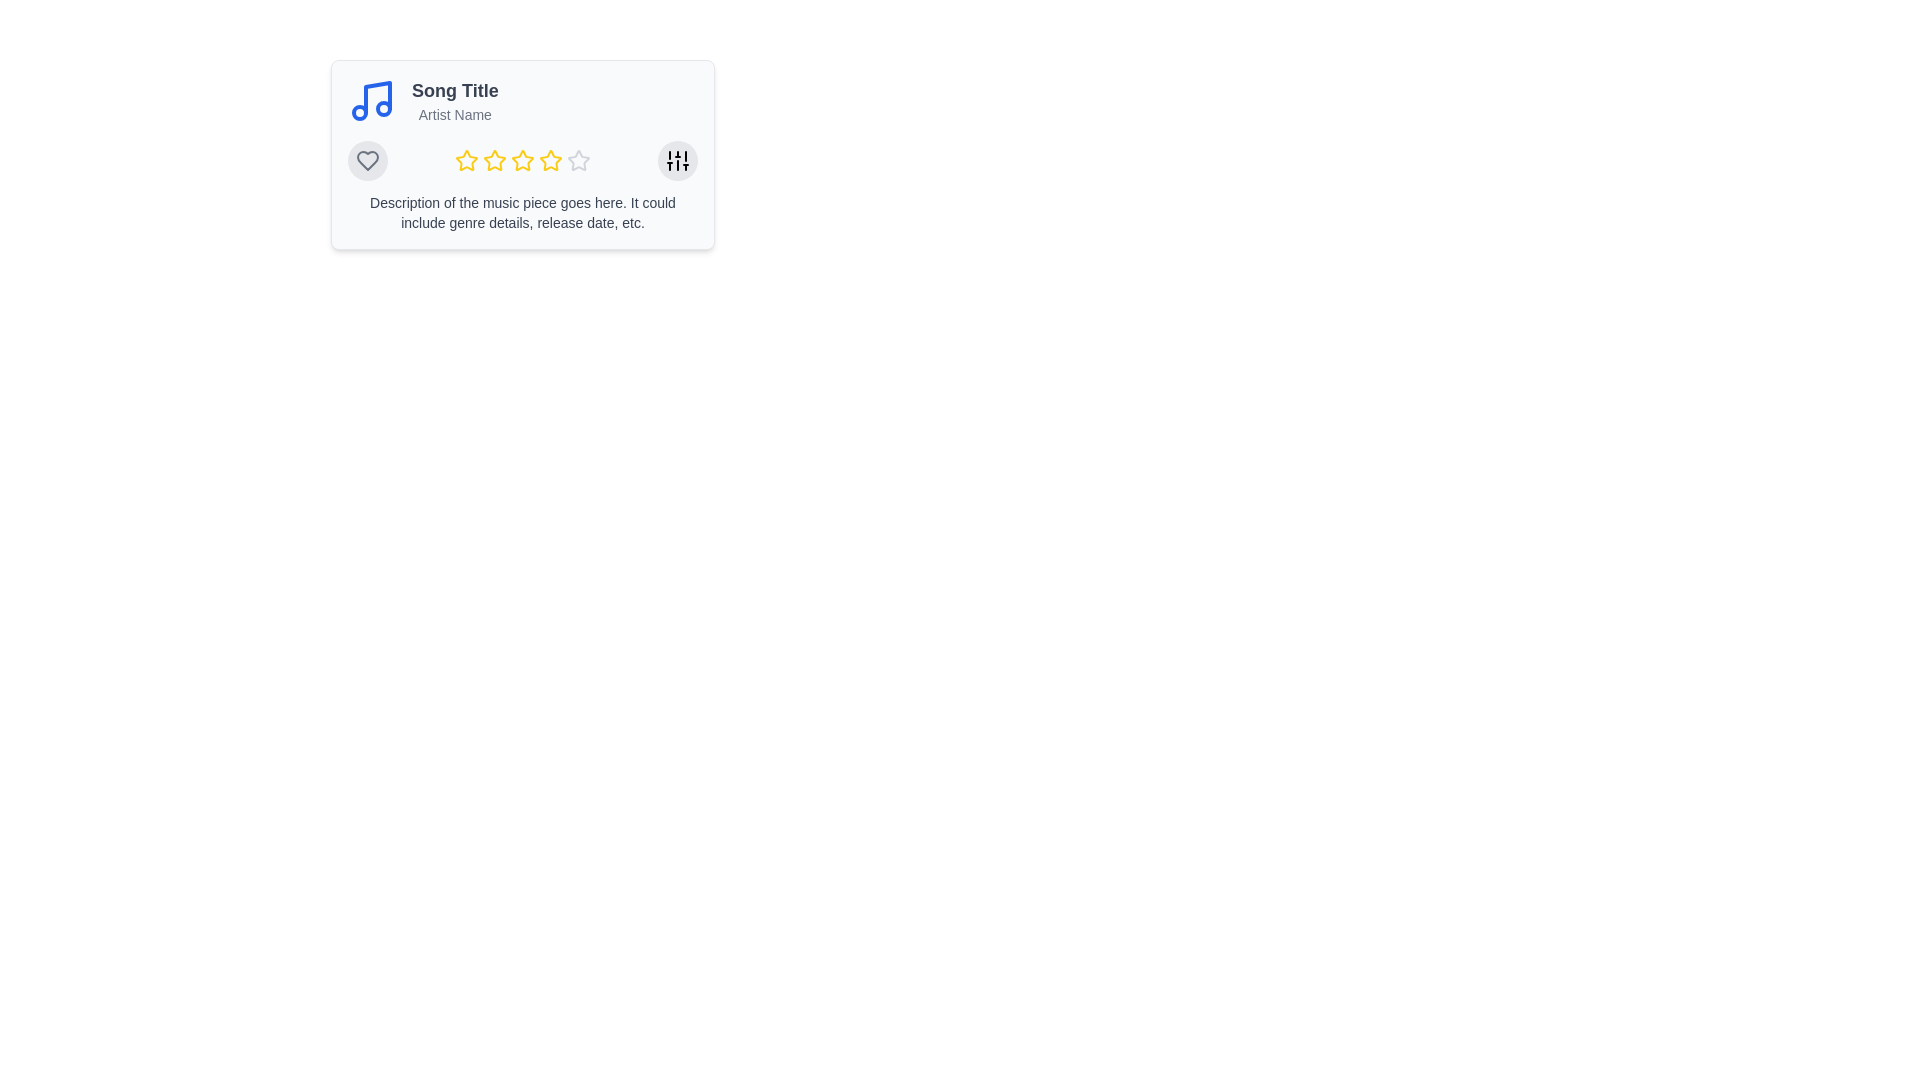 The image size is (1920, 1080). I want to click on the fifth star rating icon to provide visual feedback for interaction intent, so click(578, 160).